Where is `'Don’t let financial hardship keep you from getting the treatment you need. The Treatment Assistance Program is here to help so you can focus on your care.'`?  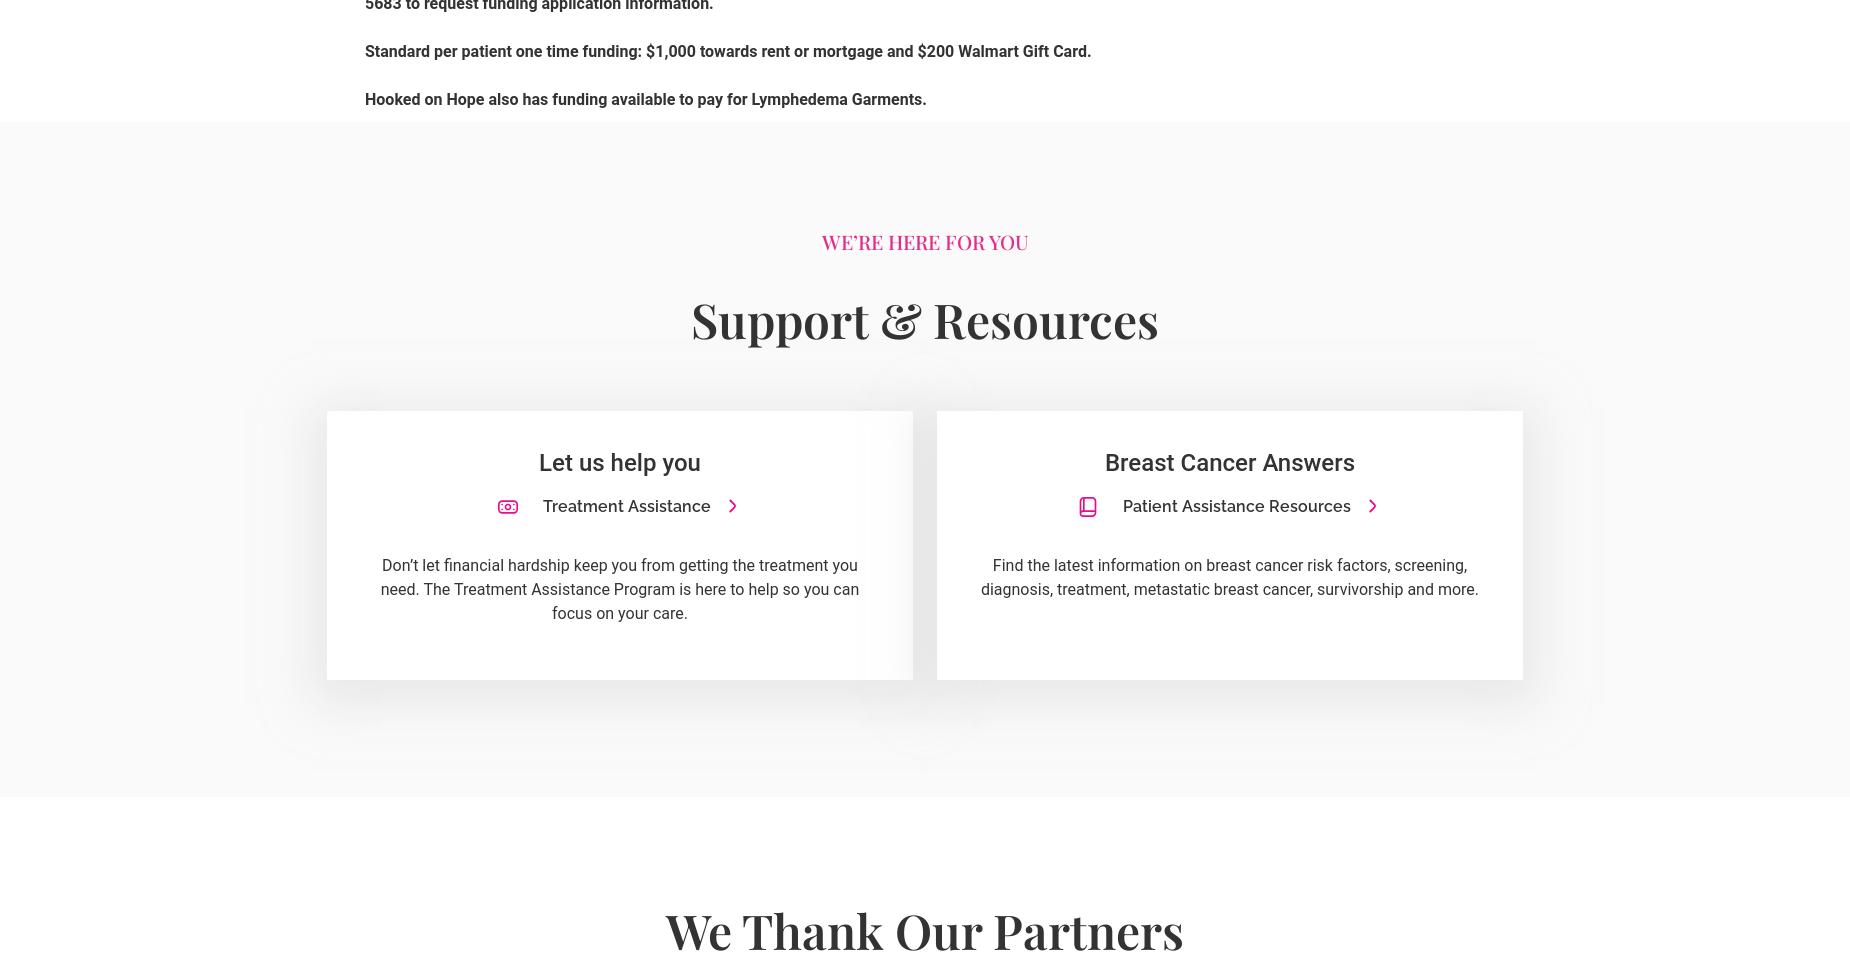 'Don’t let financial hardship keep you from getting the treatment you need. The Treatment Assistance Program is here to help so you can focus on your care.' is located at coordinates (378, 587).